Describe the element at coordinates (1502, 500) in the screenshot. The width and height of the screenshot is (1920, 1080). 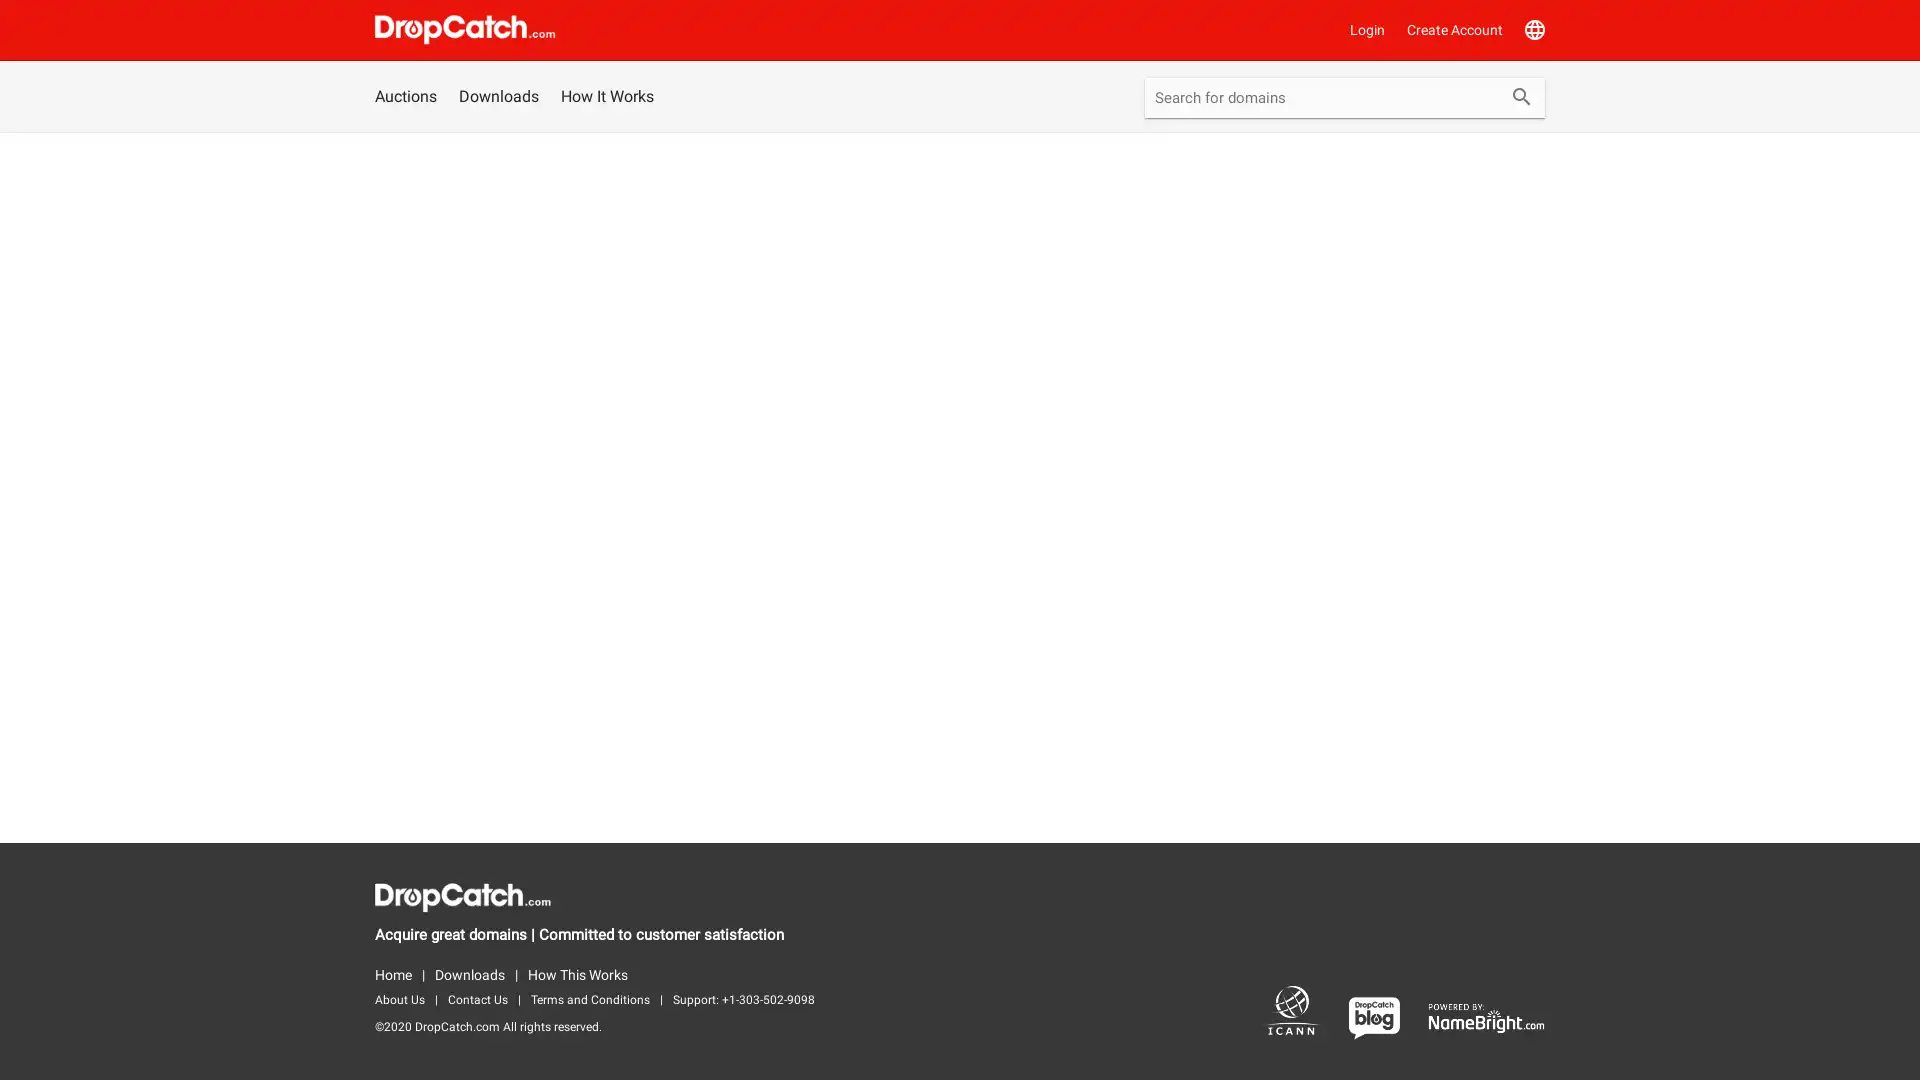
I see `Bid` at that location.